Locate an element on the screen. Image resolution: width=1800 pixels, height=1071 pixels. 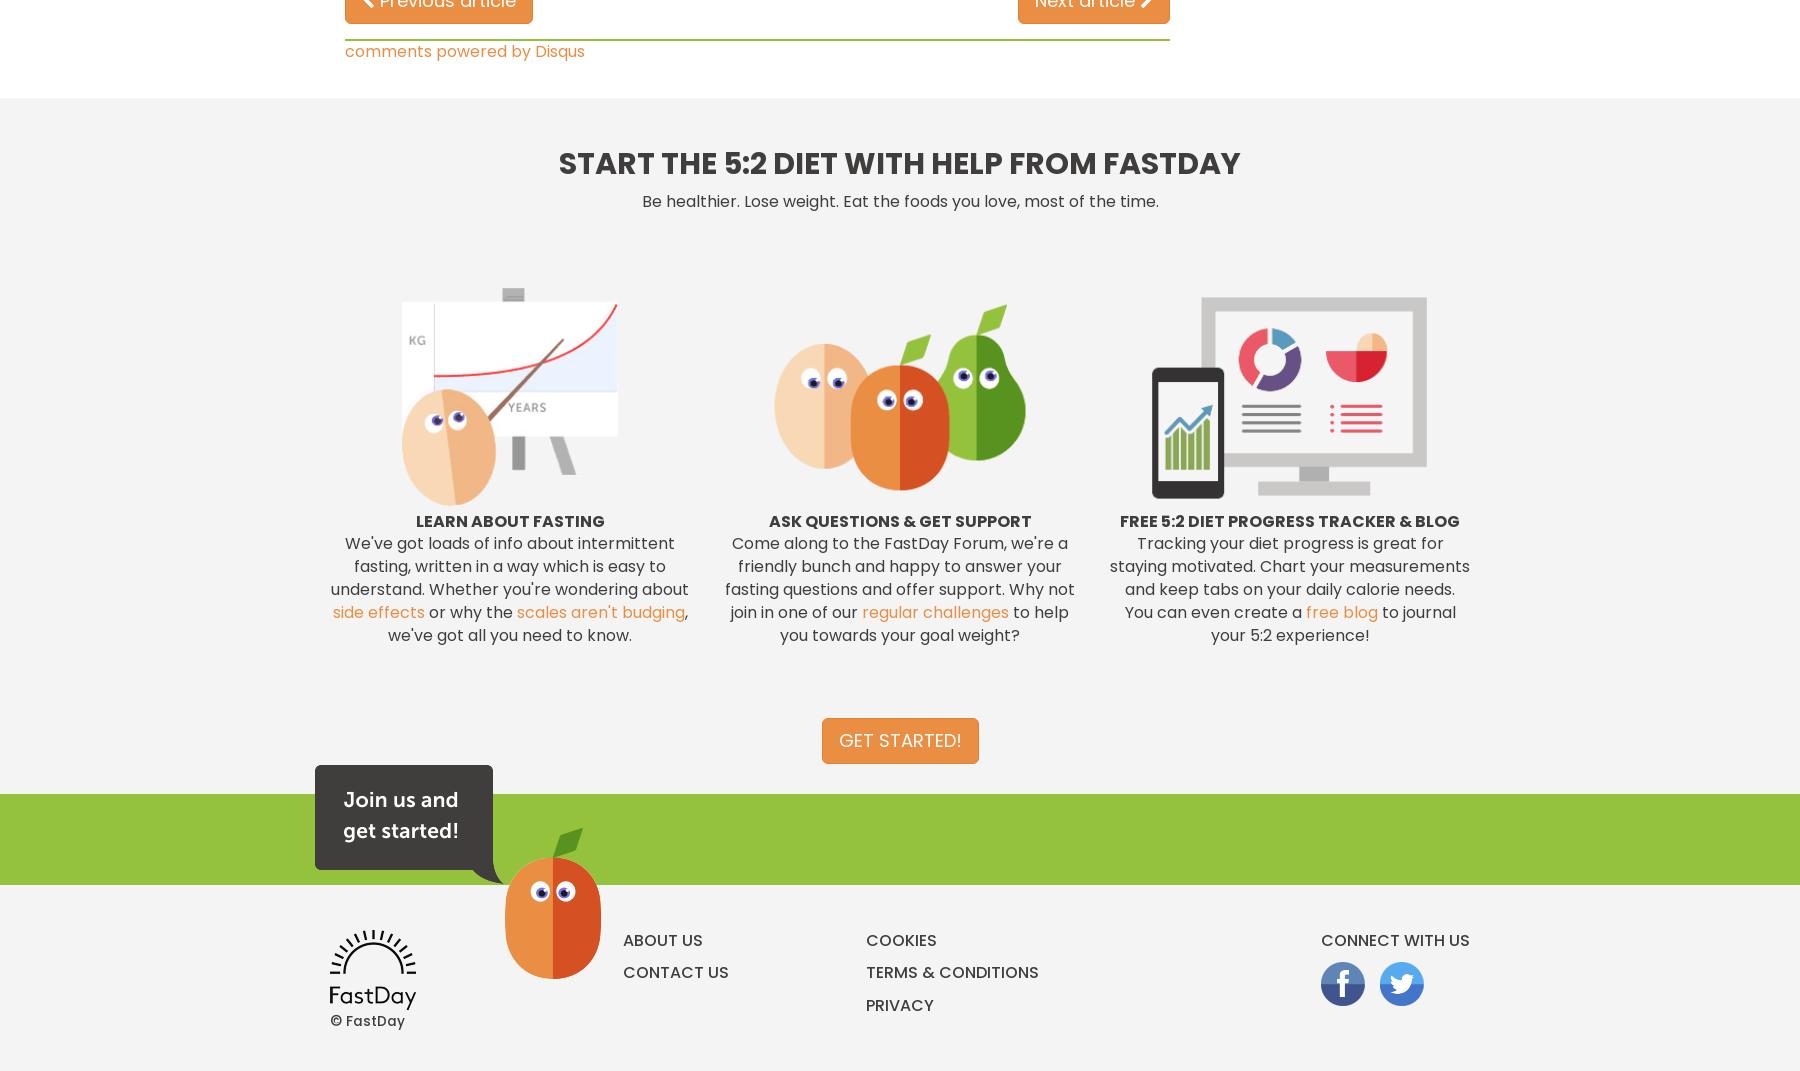
'to help you towards your goal weight?' is located at coordinates (923, 622).